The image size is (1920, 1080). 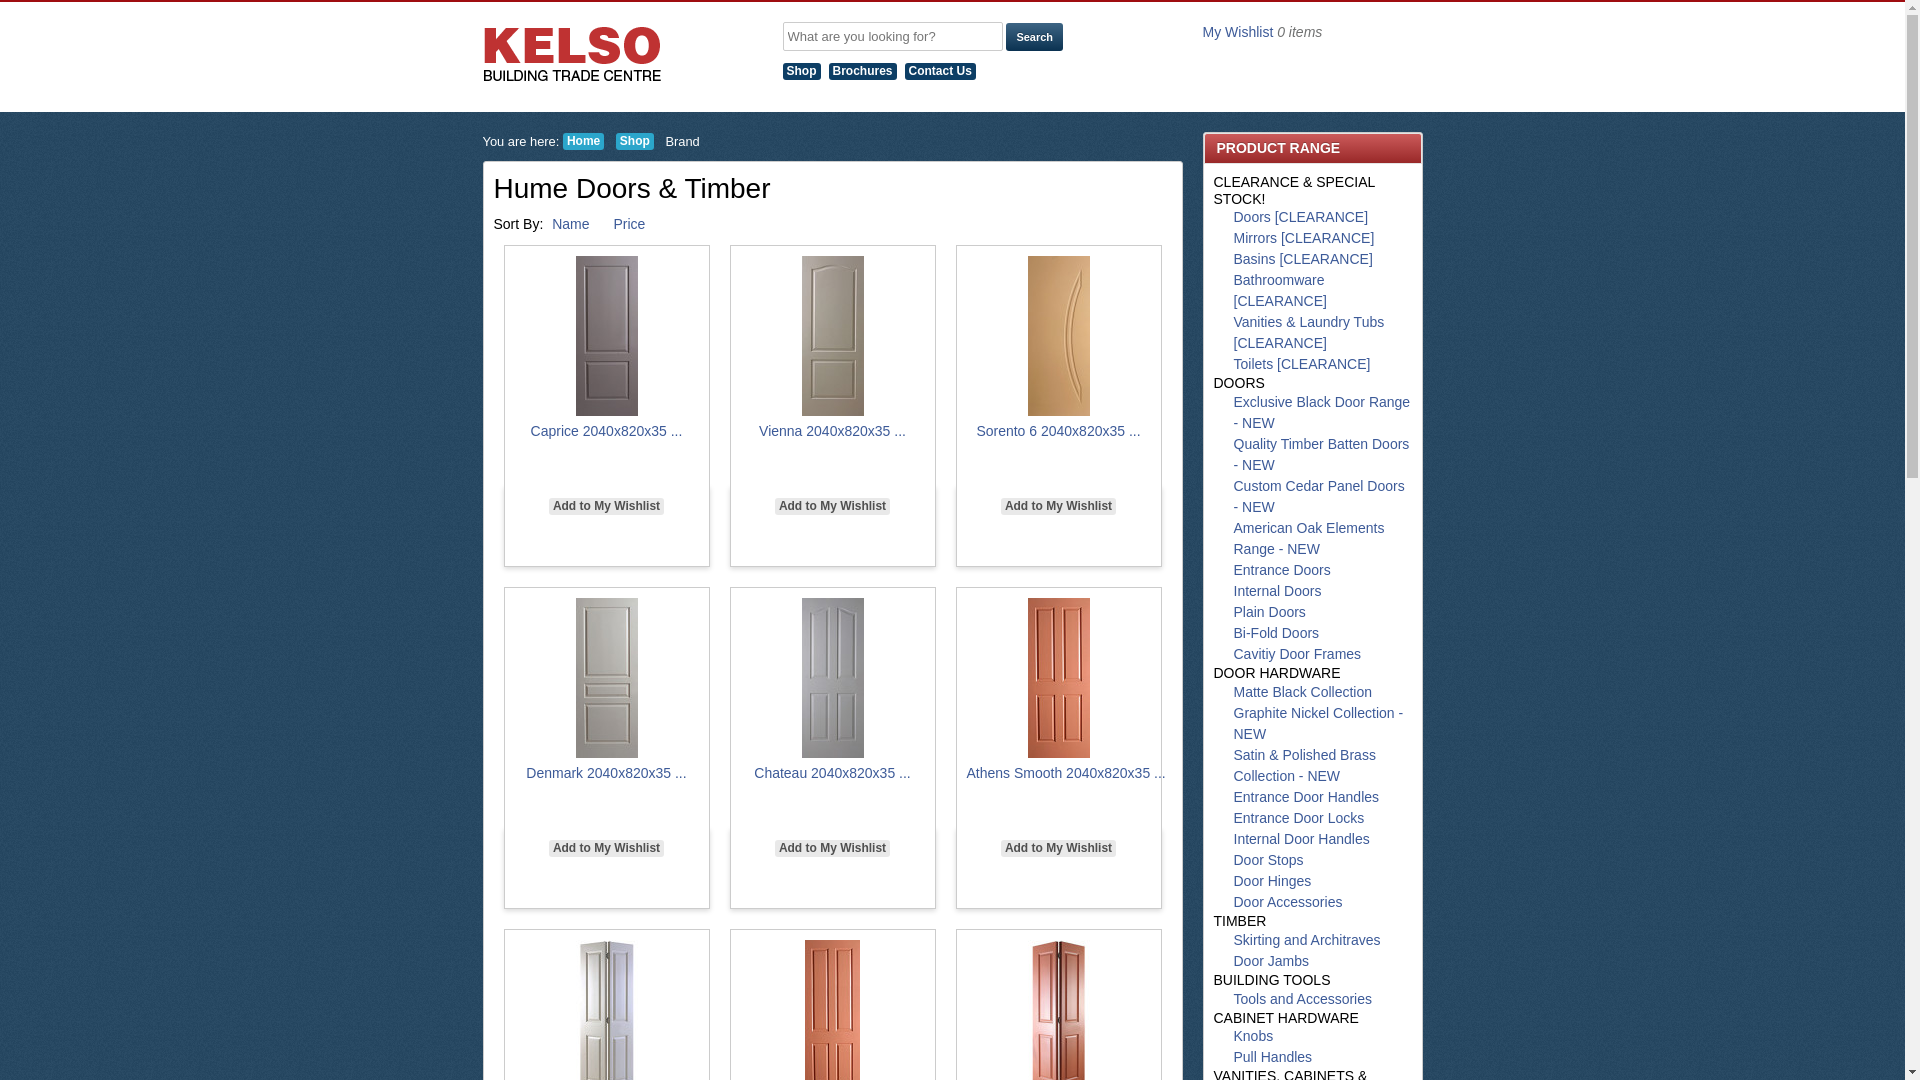 I want to click on 'Mirrors [CLEARANCE]', so click(x=1304, y=237).